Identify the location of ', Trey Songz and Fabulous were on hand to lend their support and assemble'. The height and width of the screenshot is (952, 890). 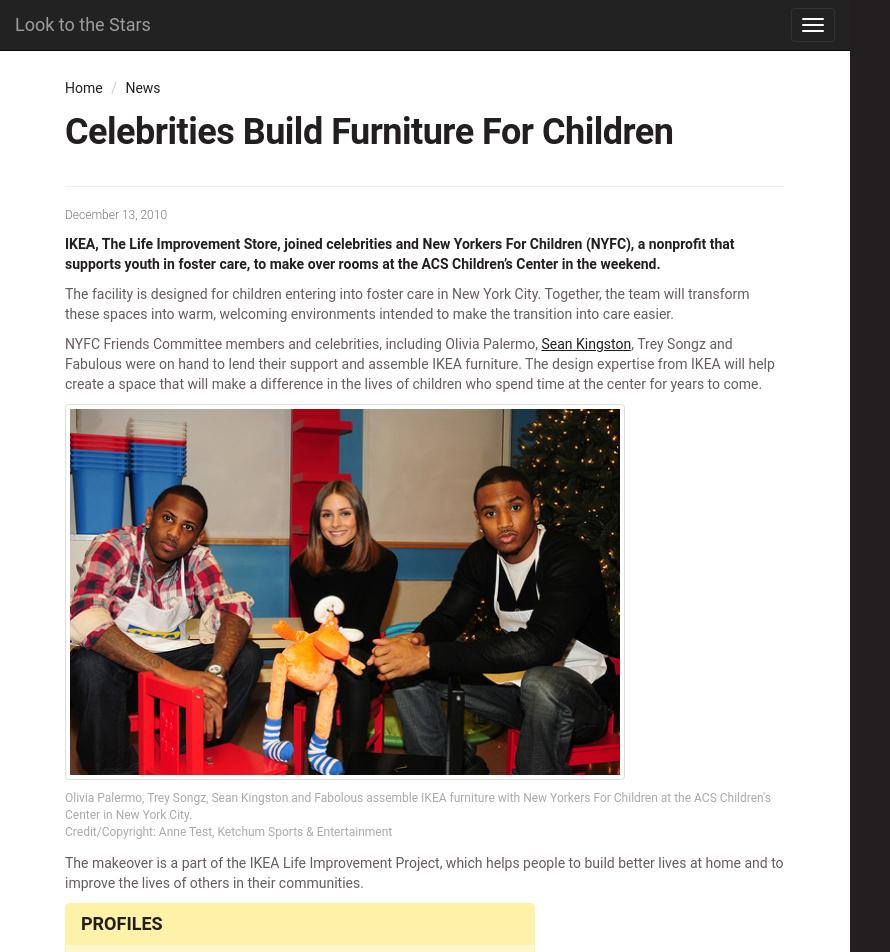
(397, 353).